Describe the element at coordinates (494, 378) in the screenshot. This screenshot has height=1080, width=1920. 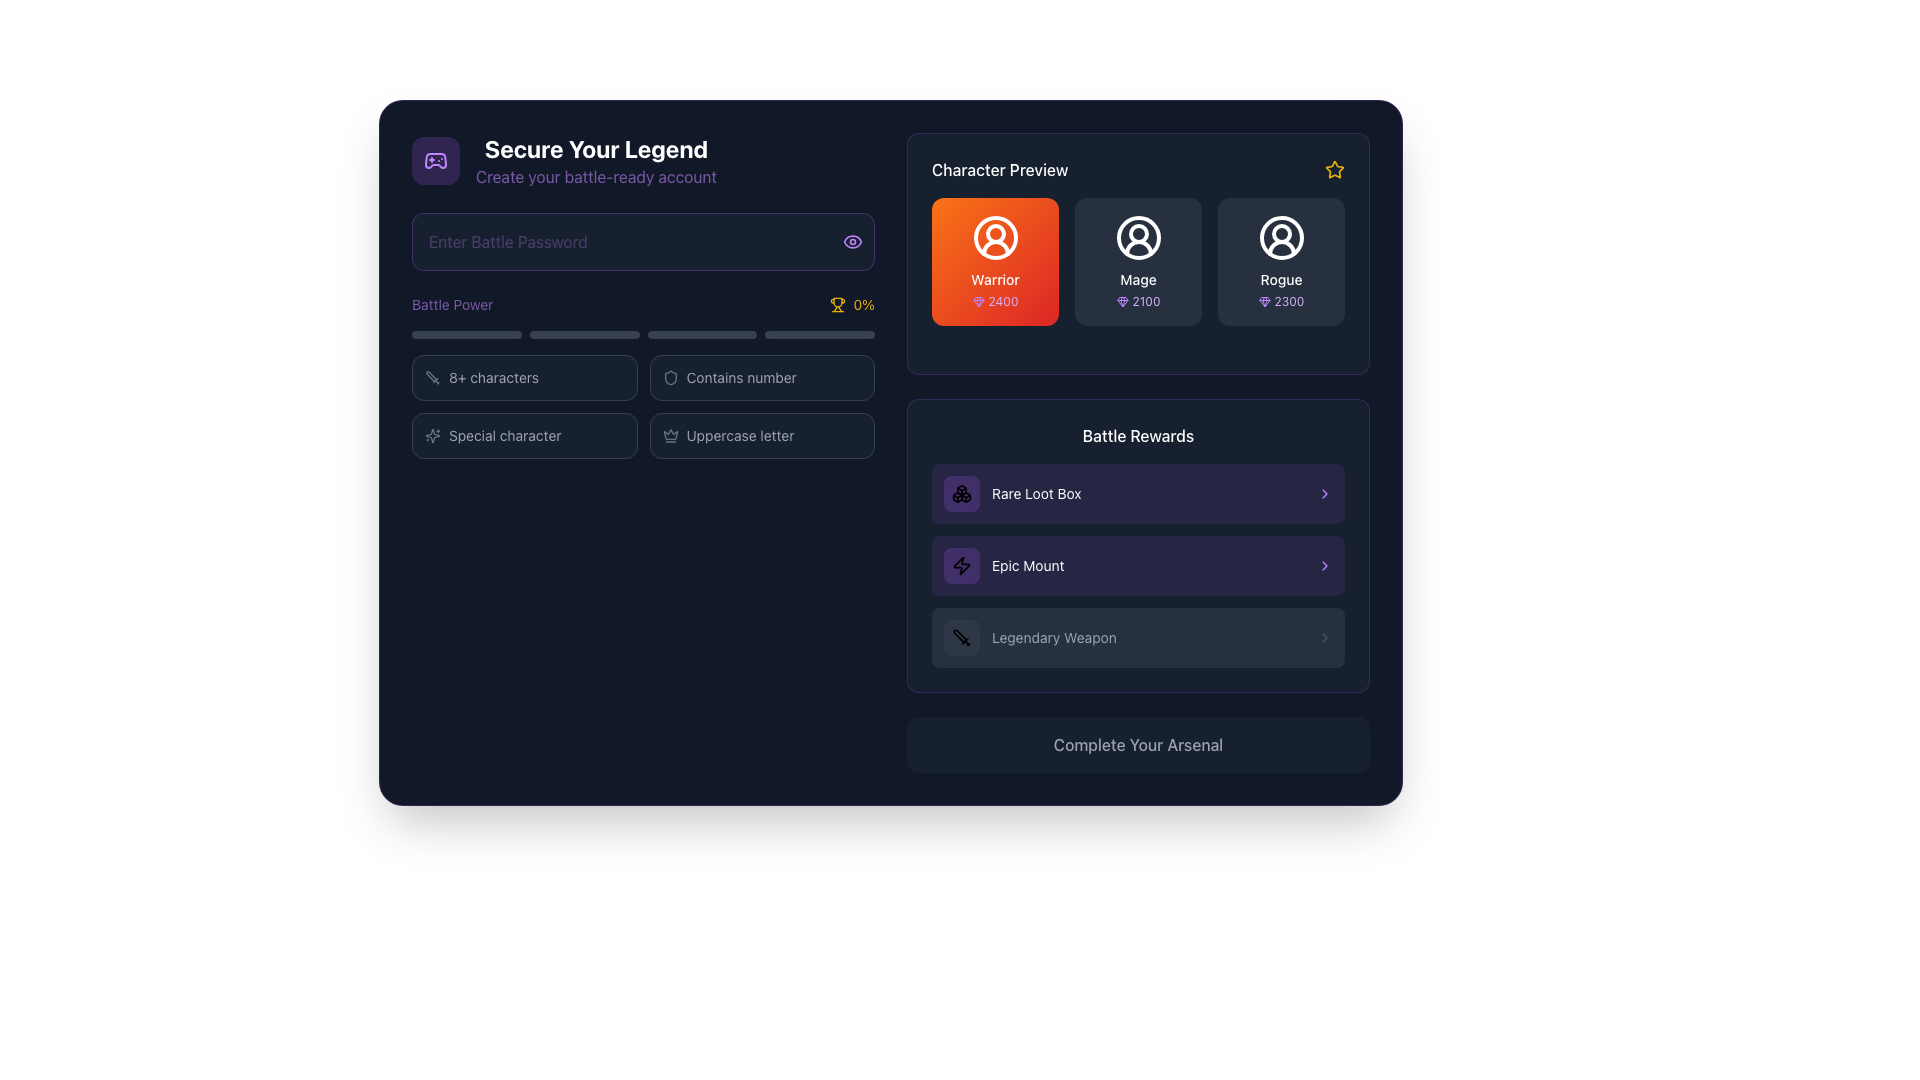
I see `the static text label that indicates the password must contain at least eight characters, which is the final textual component in the password criteria indicators` at that location.